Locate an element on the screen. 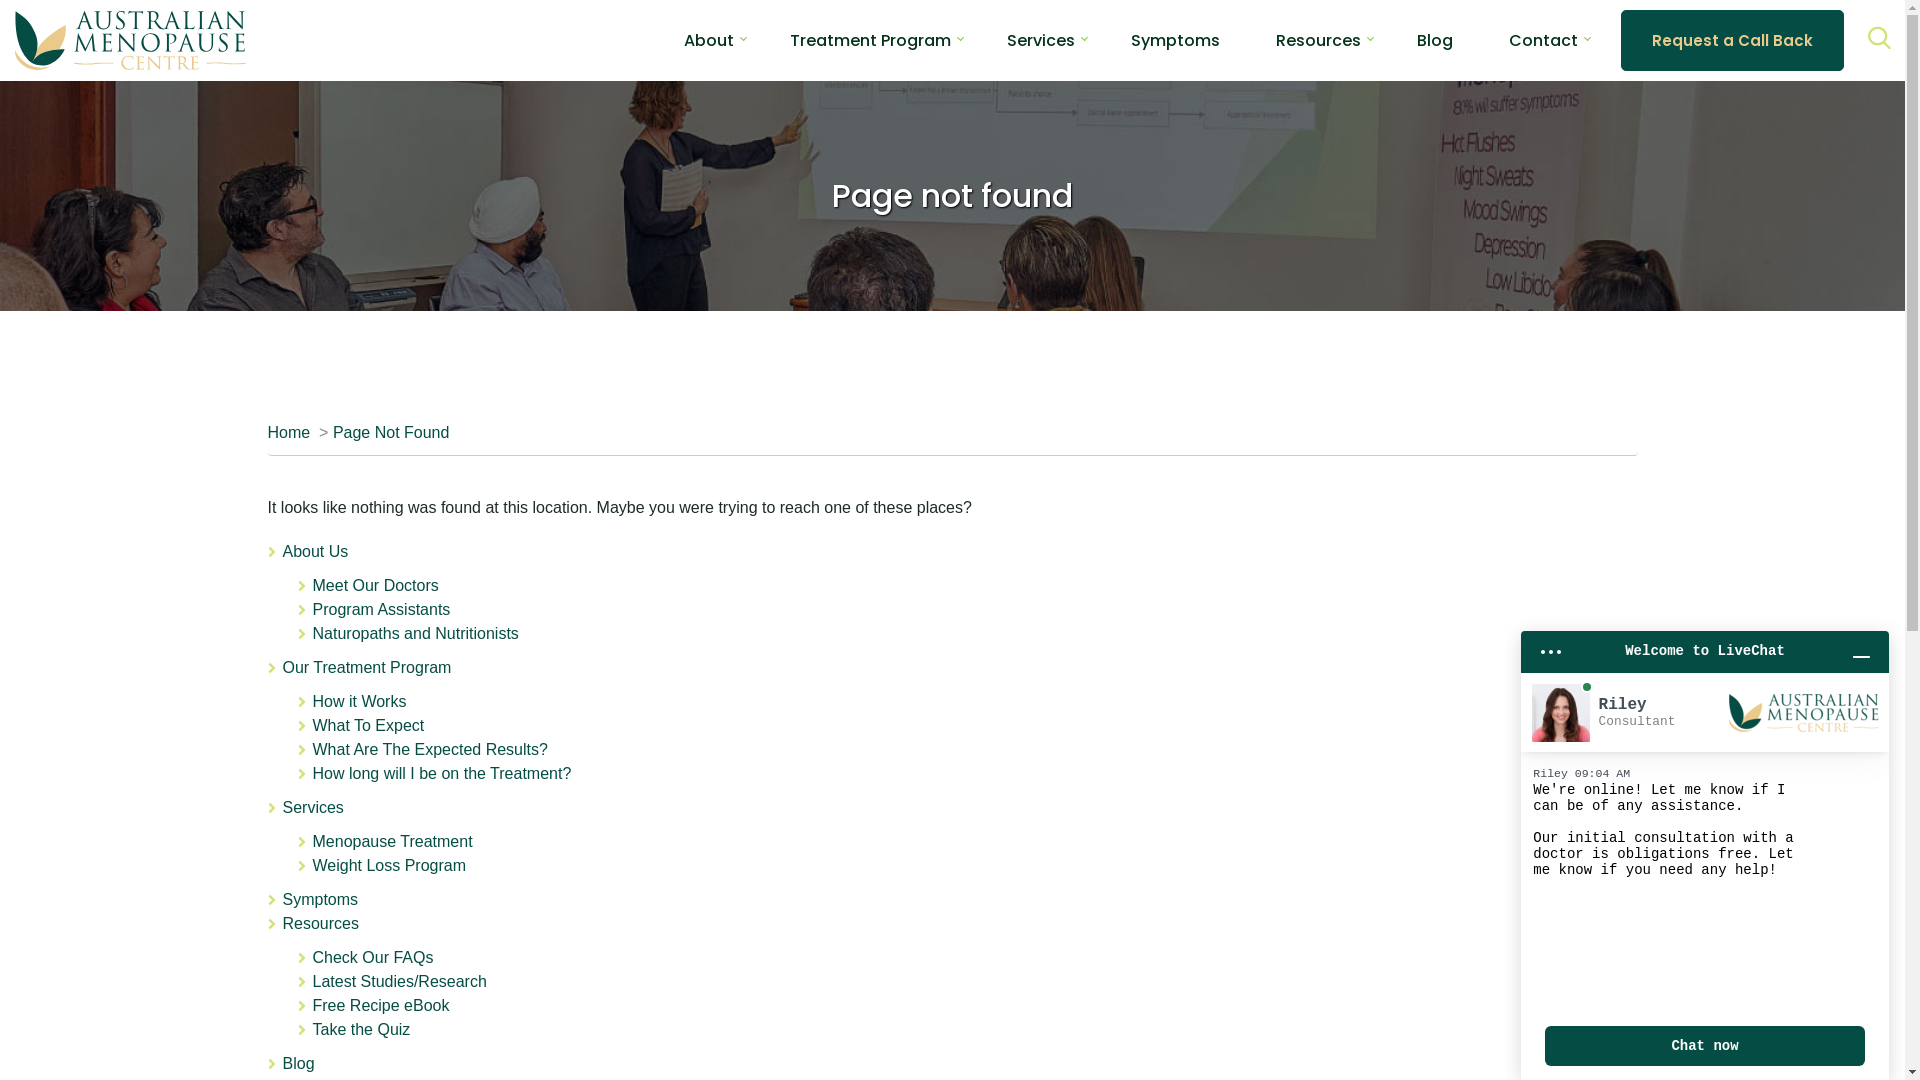  'Symptoms' is located at coordinates (1175, 39).